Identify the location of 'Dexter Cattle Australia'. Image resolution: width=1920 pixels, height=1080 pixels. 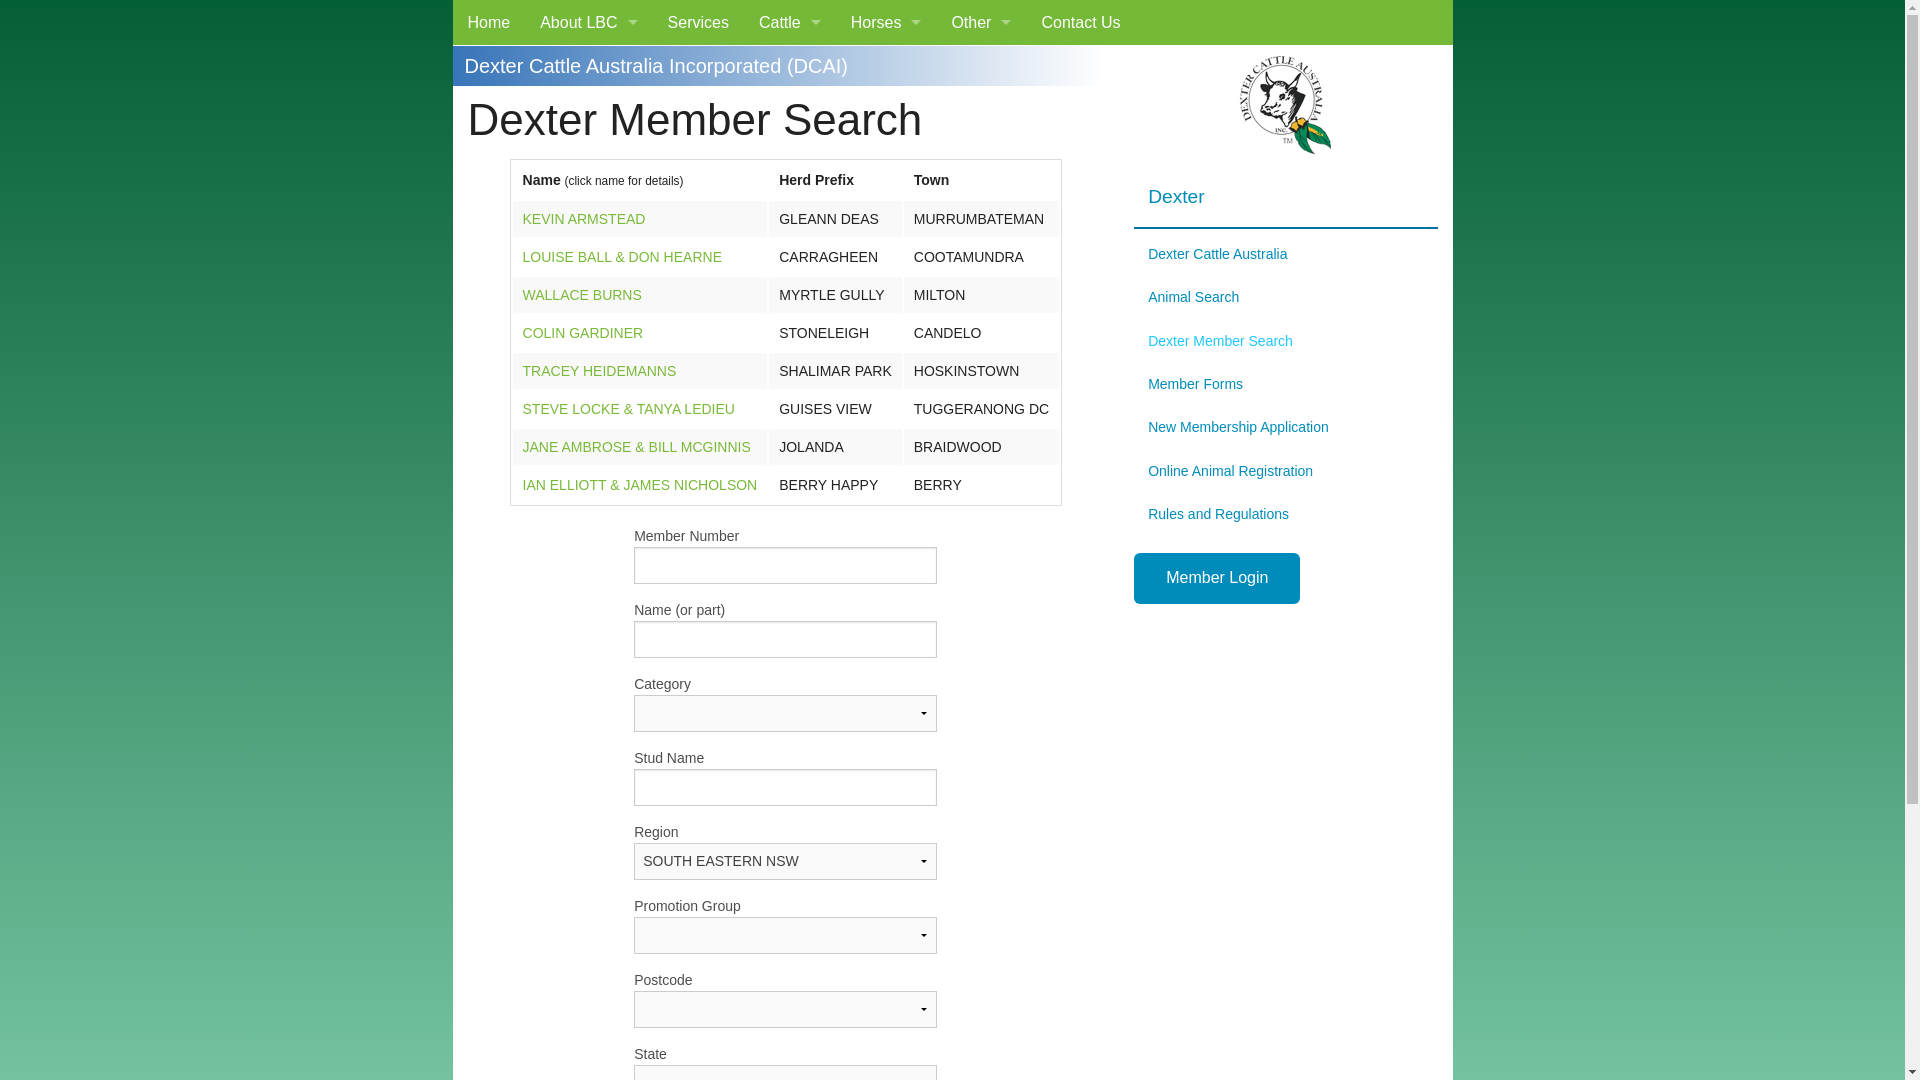
(1285, 253).